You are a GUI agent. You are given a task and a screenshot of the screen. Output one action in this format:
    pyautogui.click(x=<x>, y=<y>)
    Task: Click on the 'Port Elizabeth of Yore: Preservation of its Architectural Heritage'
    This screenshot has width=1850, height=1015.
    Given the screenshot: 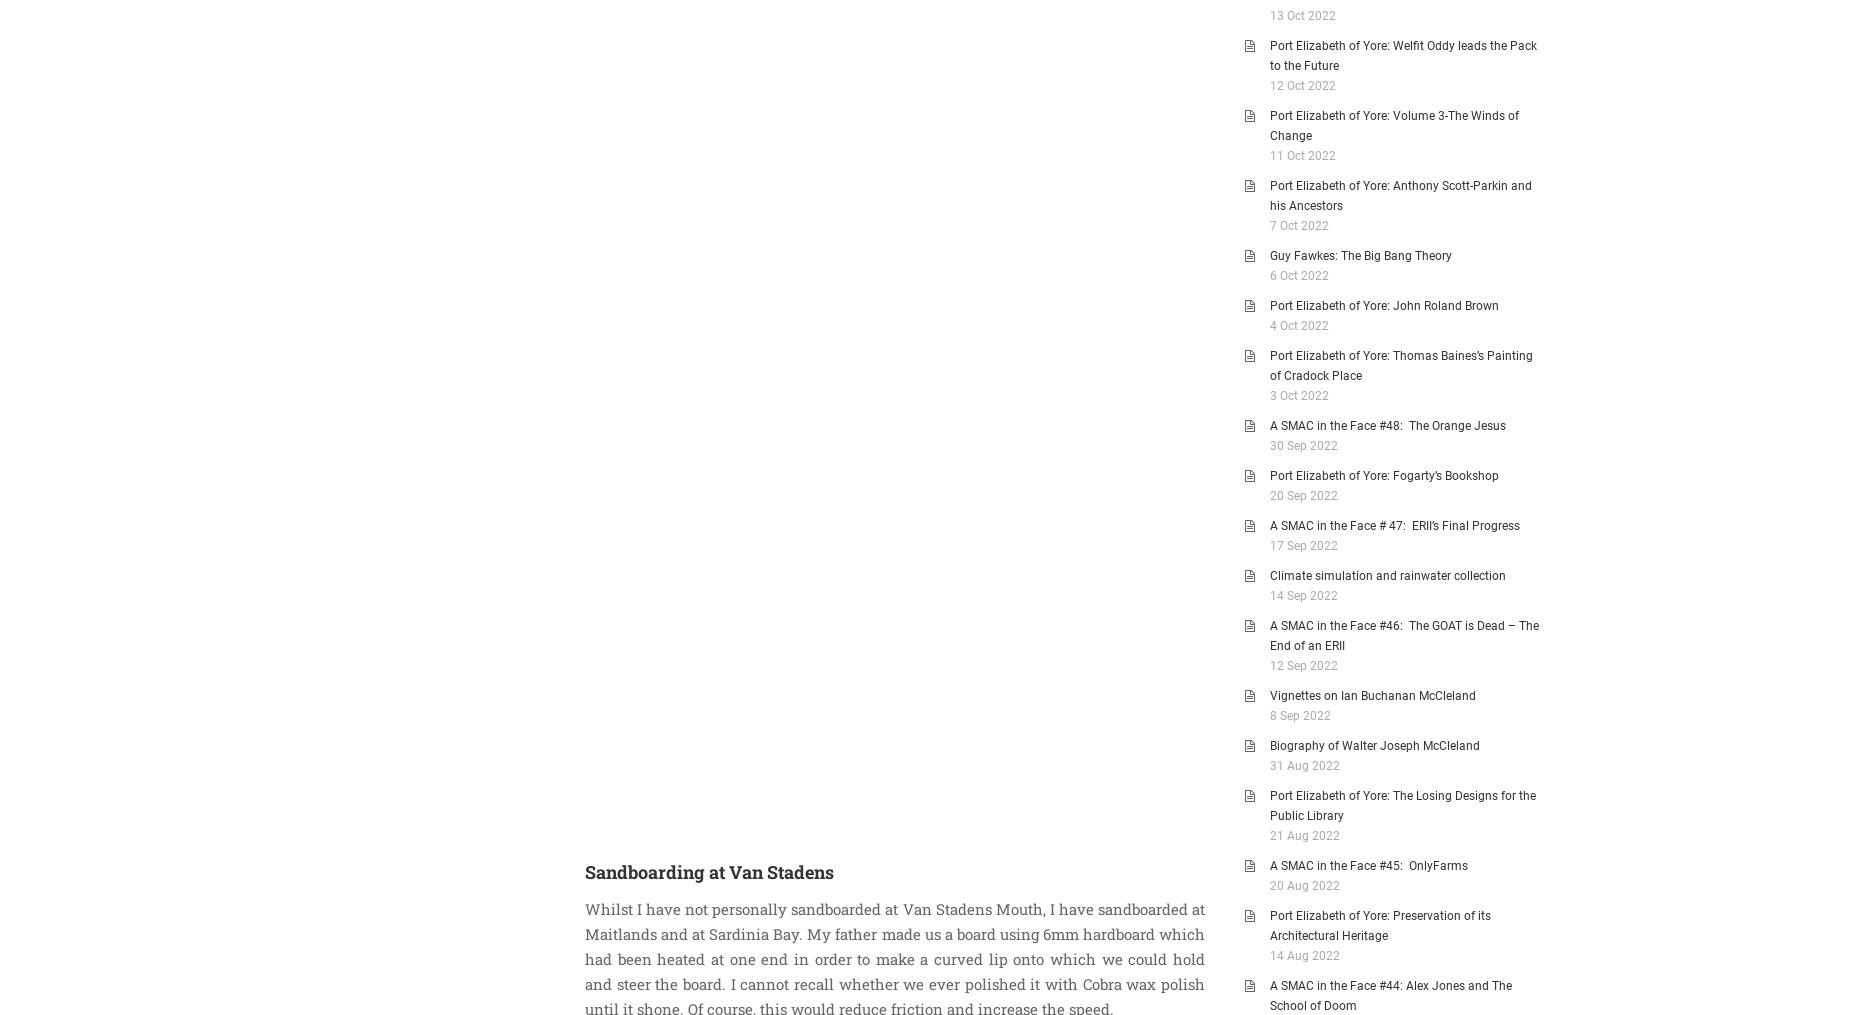 What is the action you would take?
    pyautogui.click(x=1269, y=924)
    